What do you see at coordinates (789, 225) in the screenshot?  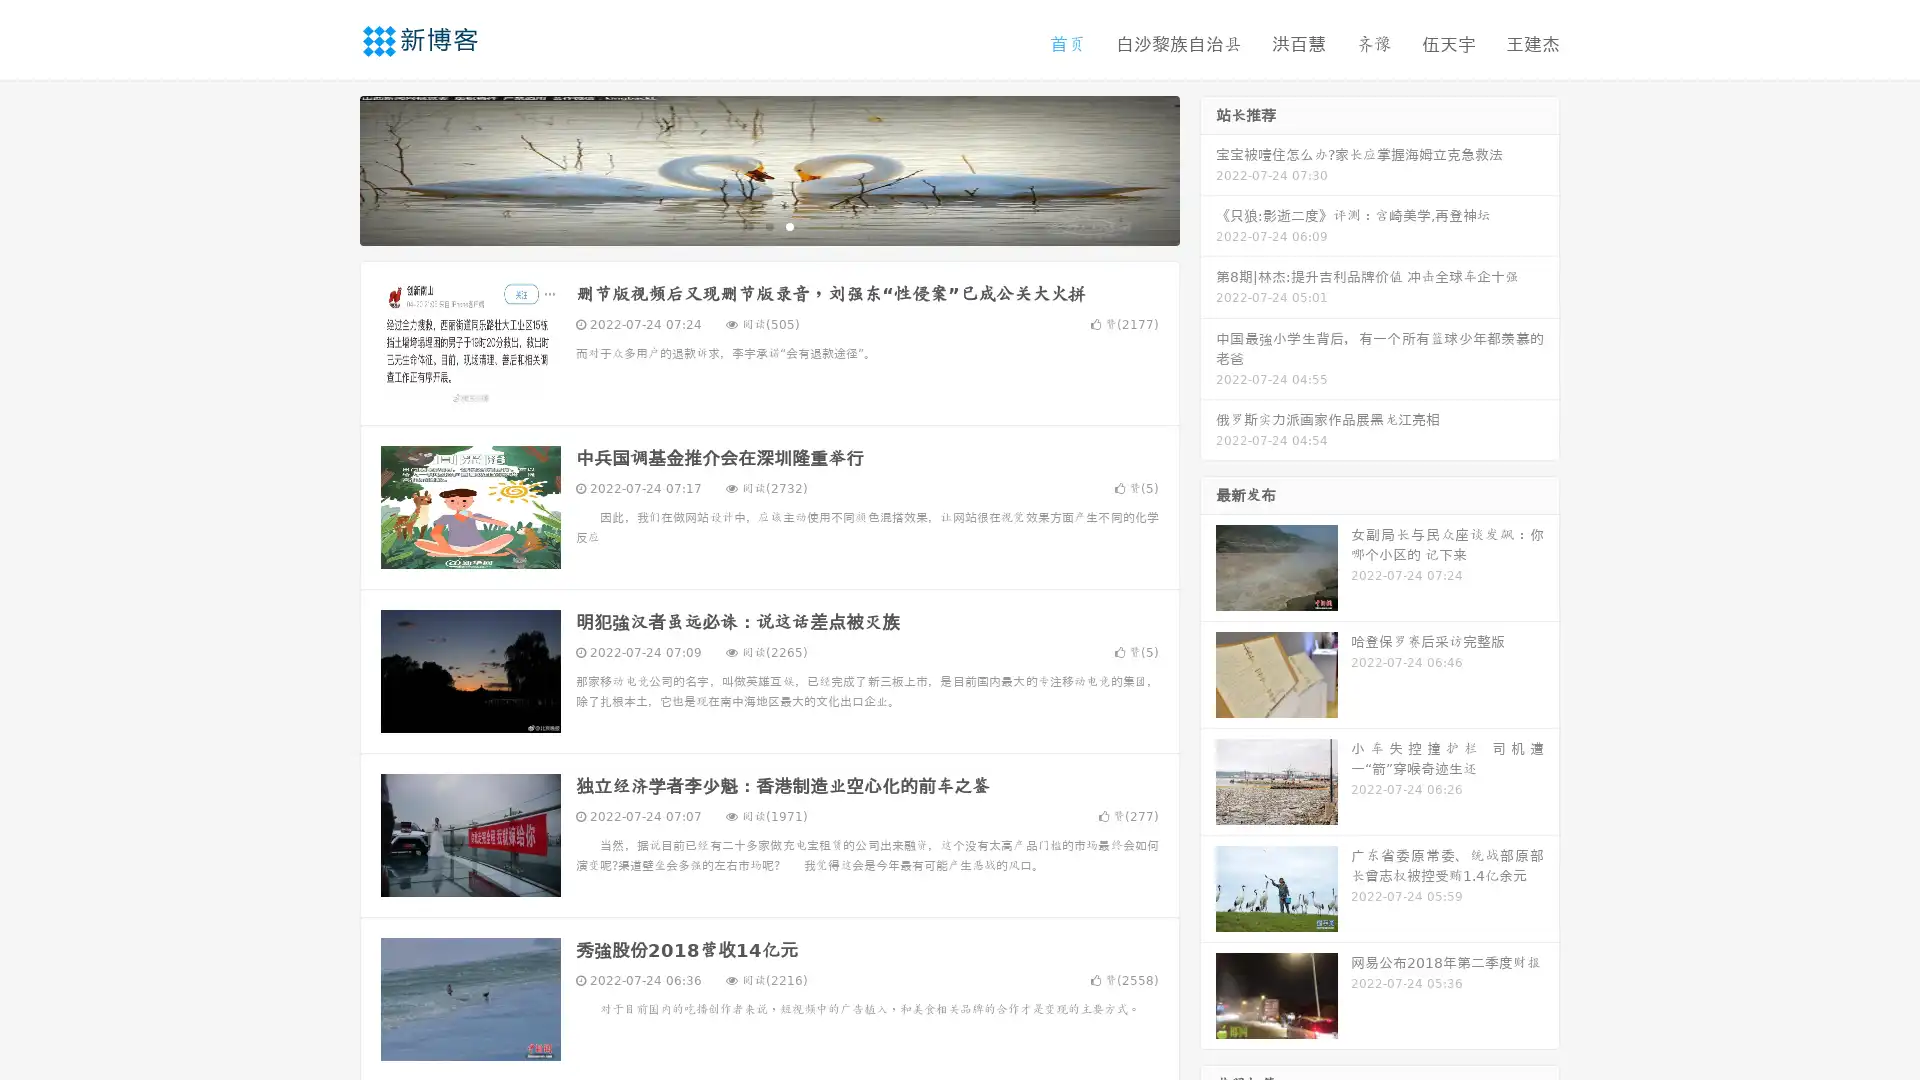 I see `Go to slide 3` at bounding box center [789, 225].